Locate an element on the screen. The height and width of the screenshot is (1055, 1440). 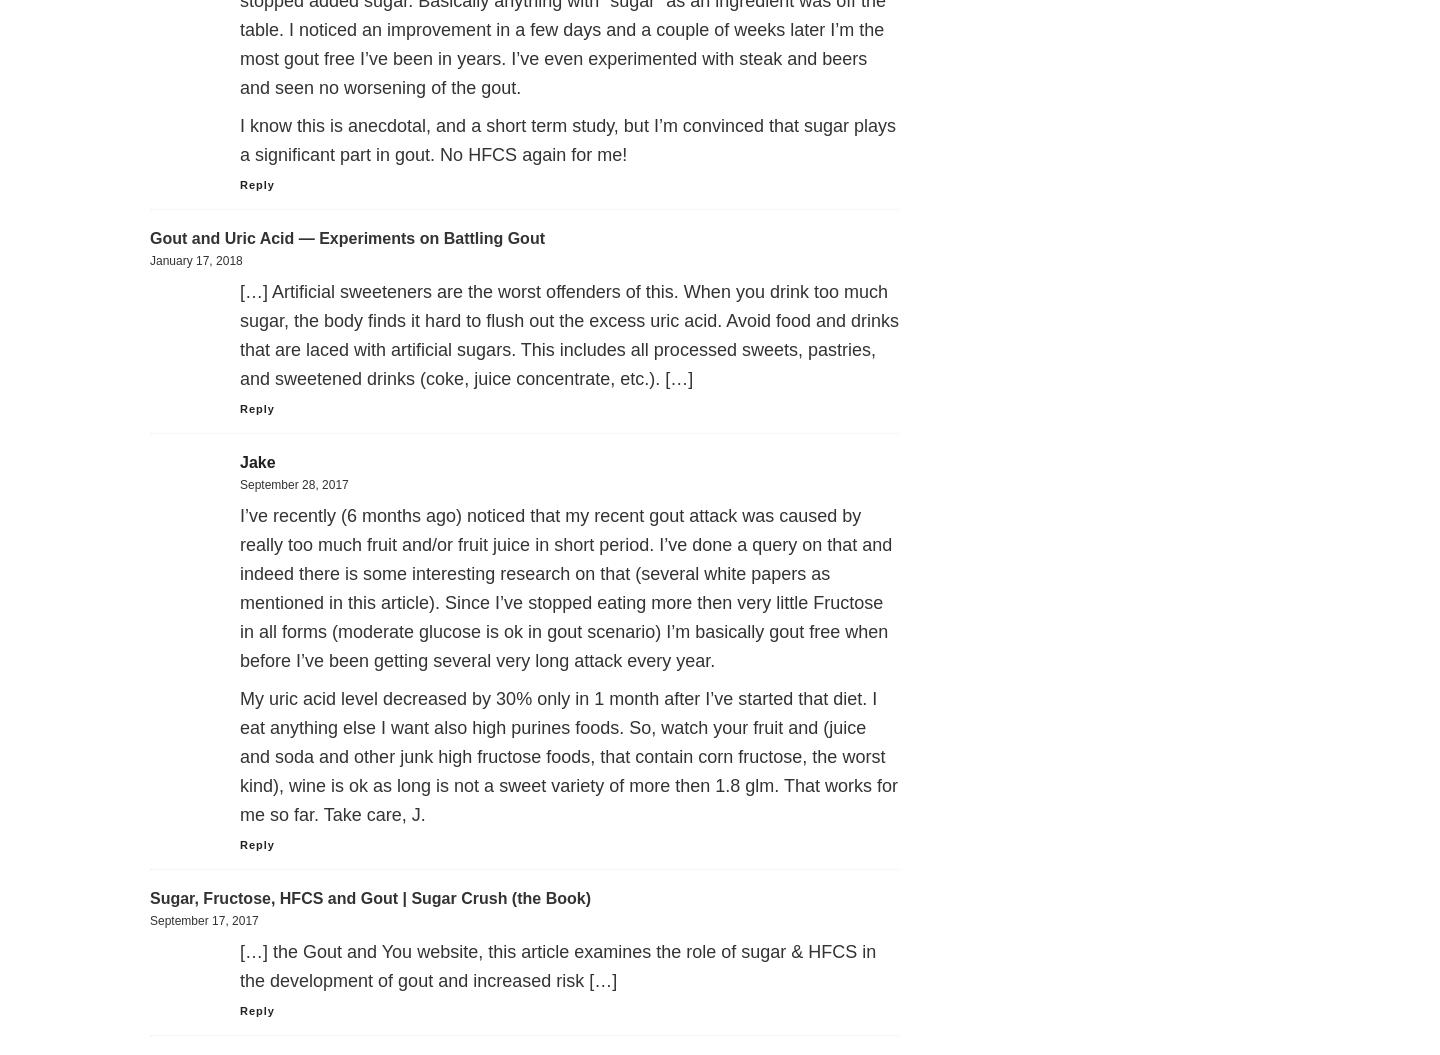
'[…] Artificial sweeteners are the worst offenders of this. When you drink too much sugar, the body finds it hard to flush out the excess uric acid. Avoid food and drinks that are laced with artificial sugars. This includes all processed sweets, pastries, and sweetened drinks (coke, juice concentrate, etc.). […]' is located at coordinates (569, 334).